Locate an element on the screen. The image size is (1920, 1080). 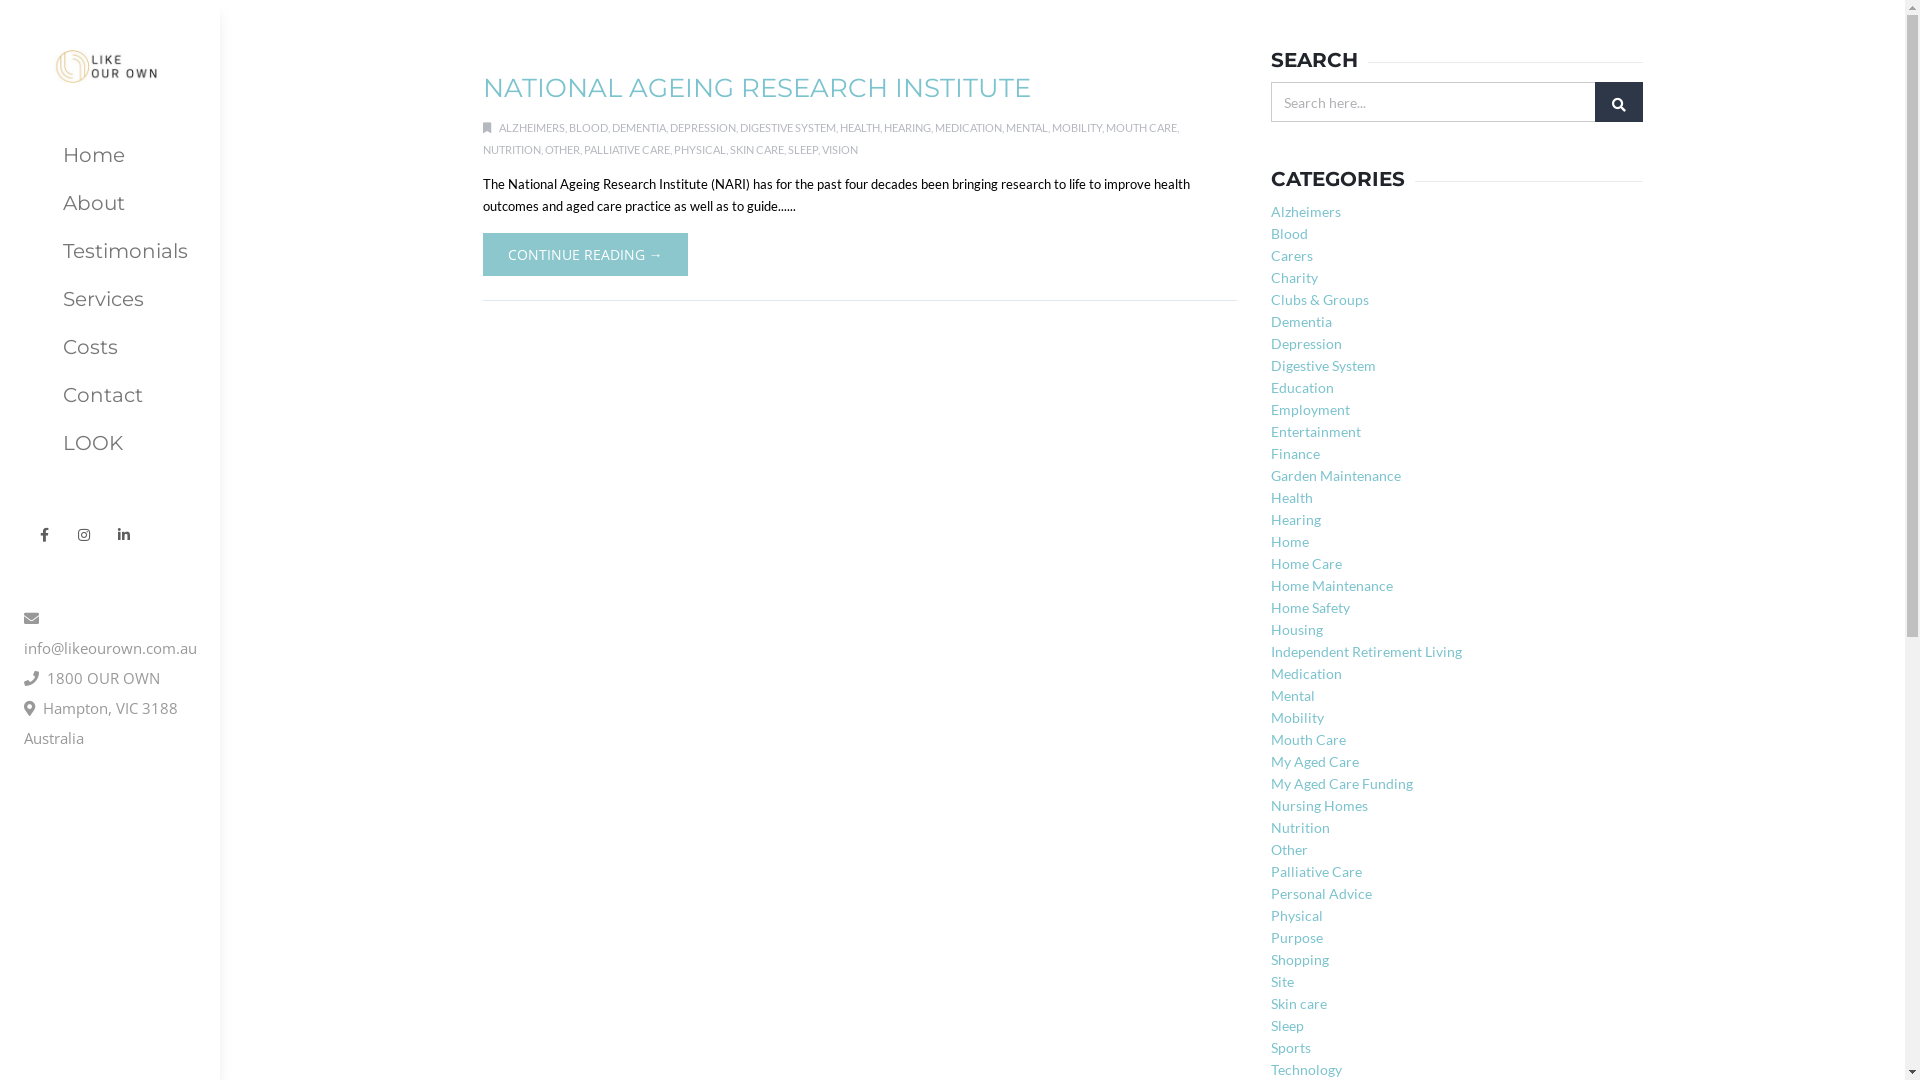
'Digestive System' is located at coordinates (1270, 365).